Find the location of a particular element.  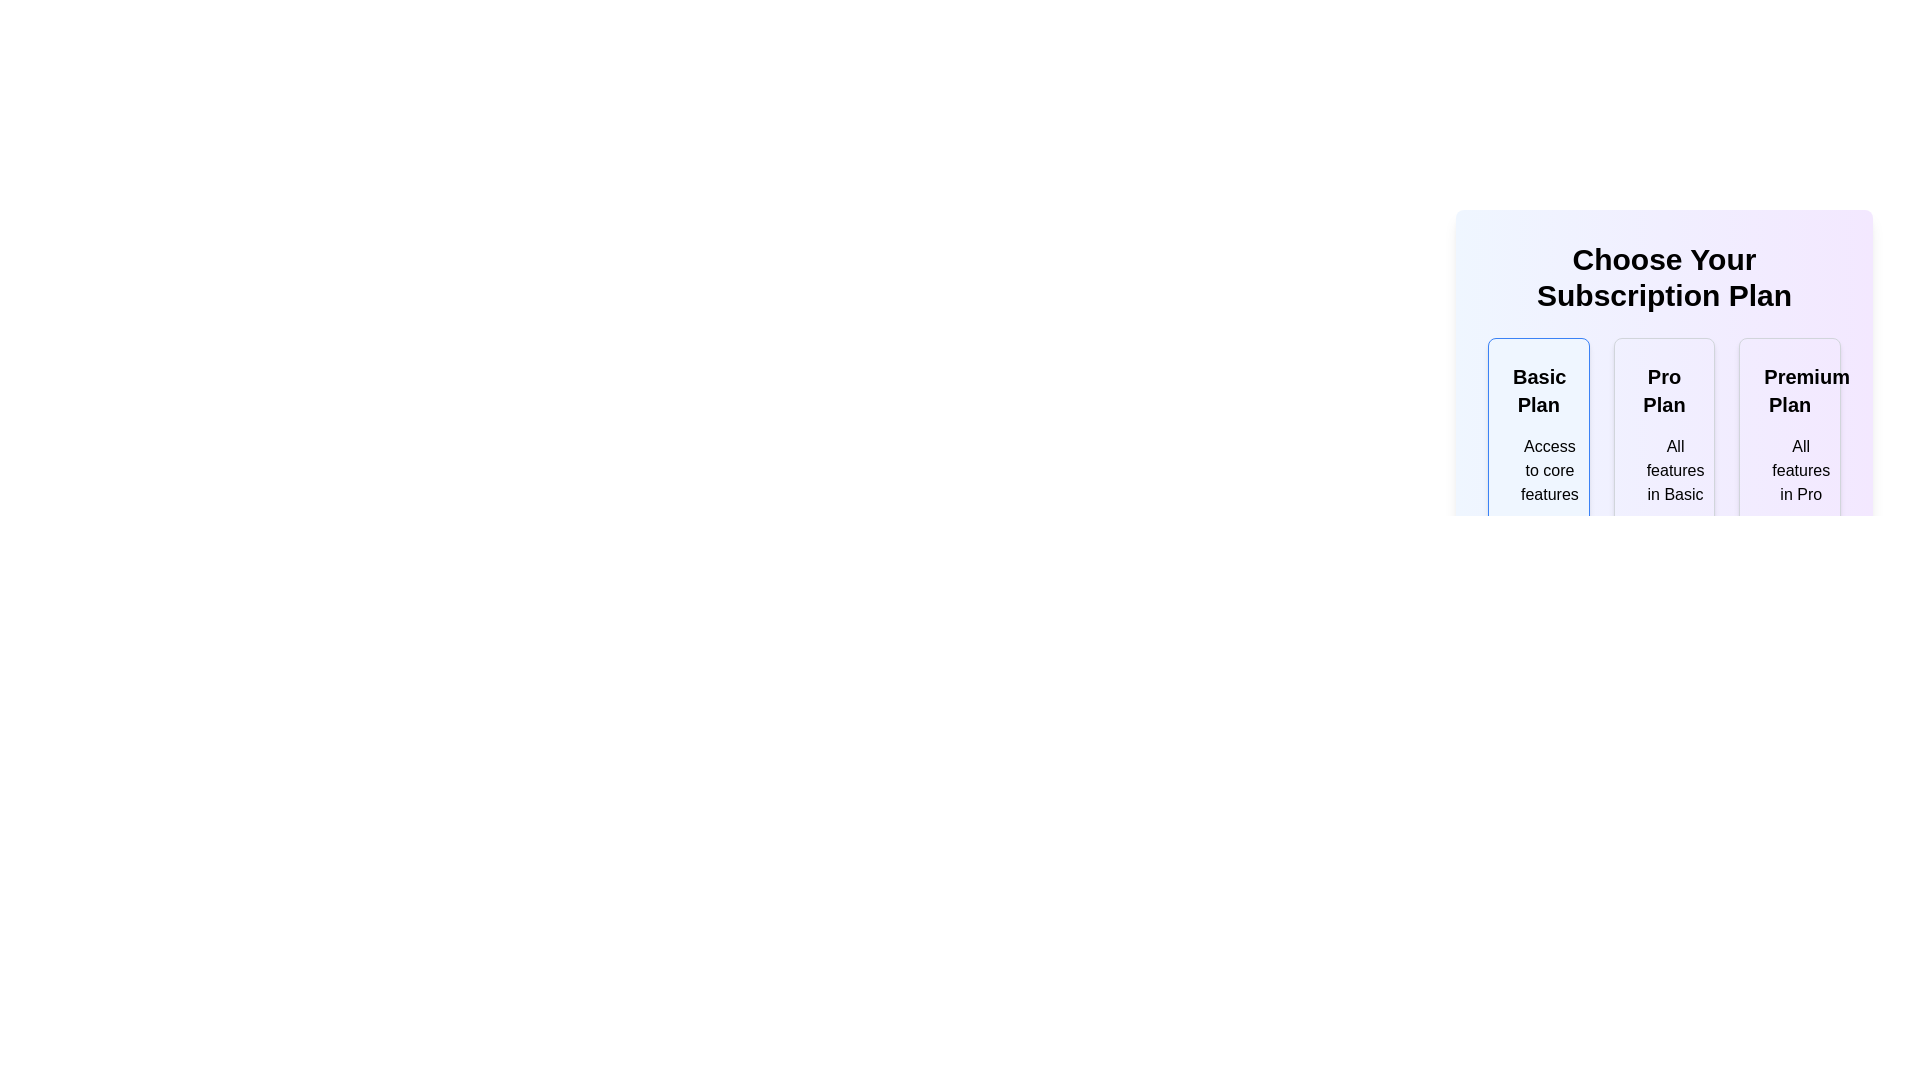

the text label 'All features in Basic' located in the 'Pro Plan' section, which is styled as standard text and part of a vertical list of elements is located at coordinates (1675, 470).